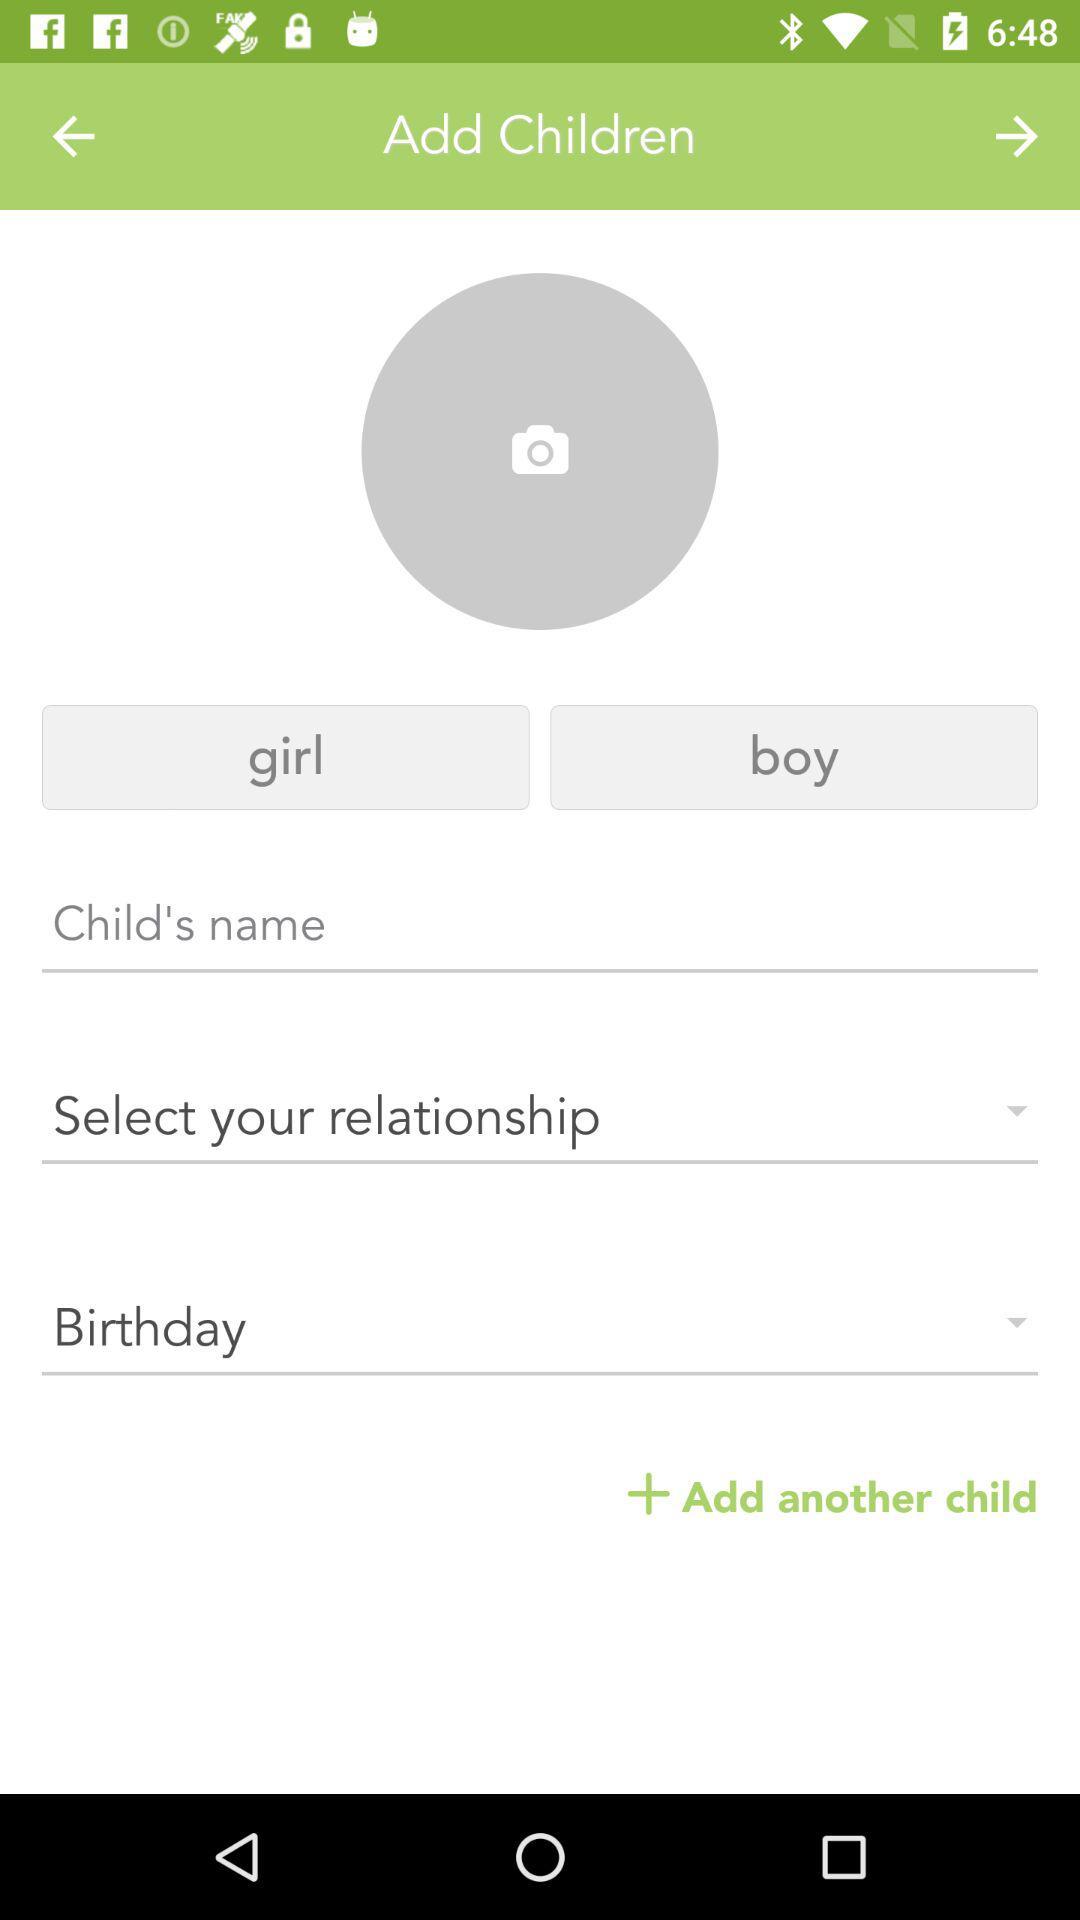 Image resolution: width=1080 pixels, height=1920 pixels. Describe the element at coordinates (285, 756) in the screenshot. I see `the icon to the left of boy item` at that location.